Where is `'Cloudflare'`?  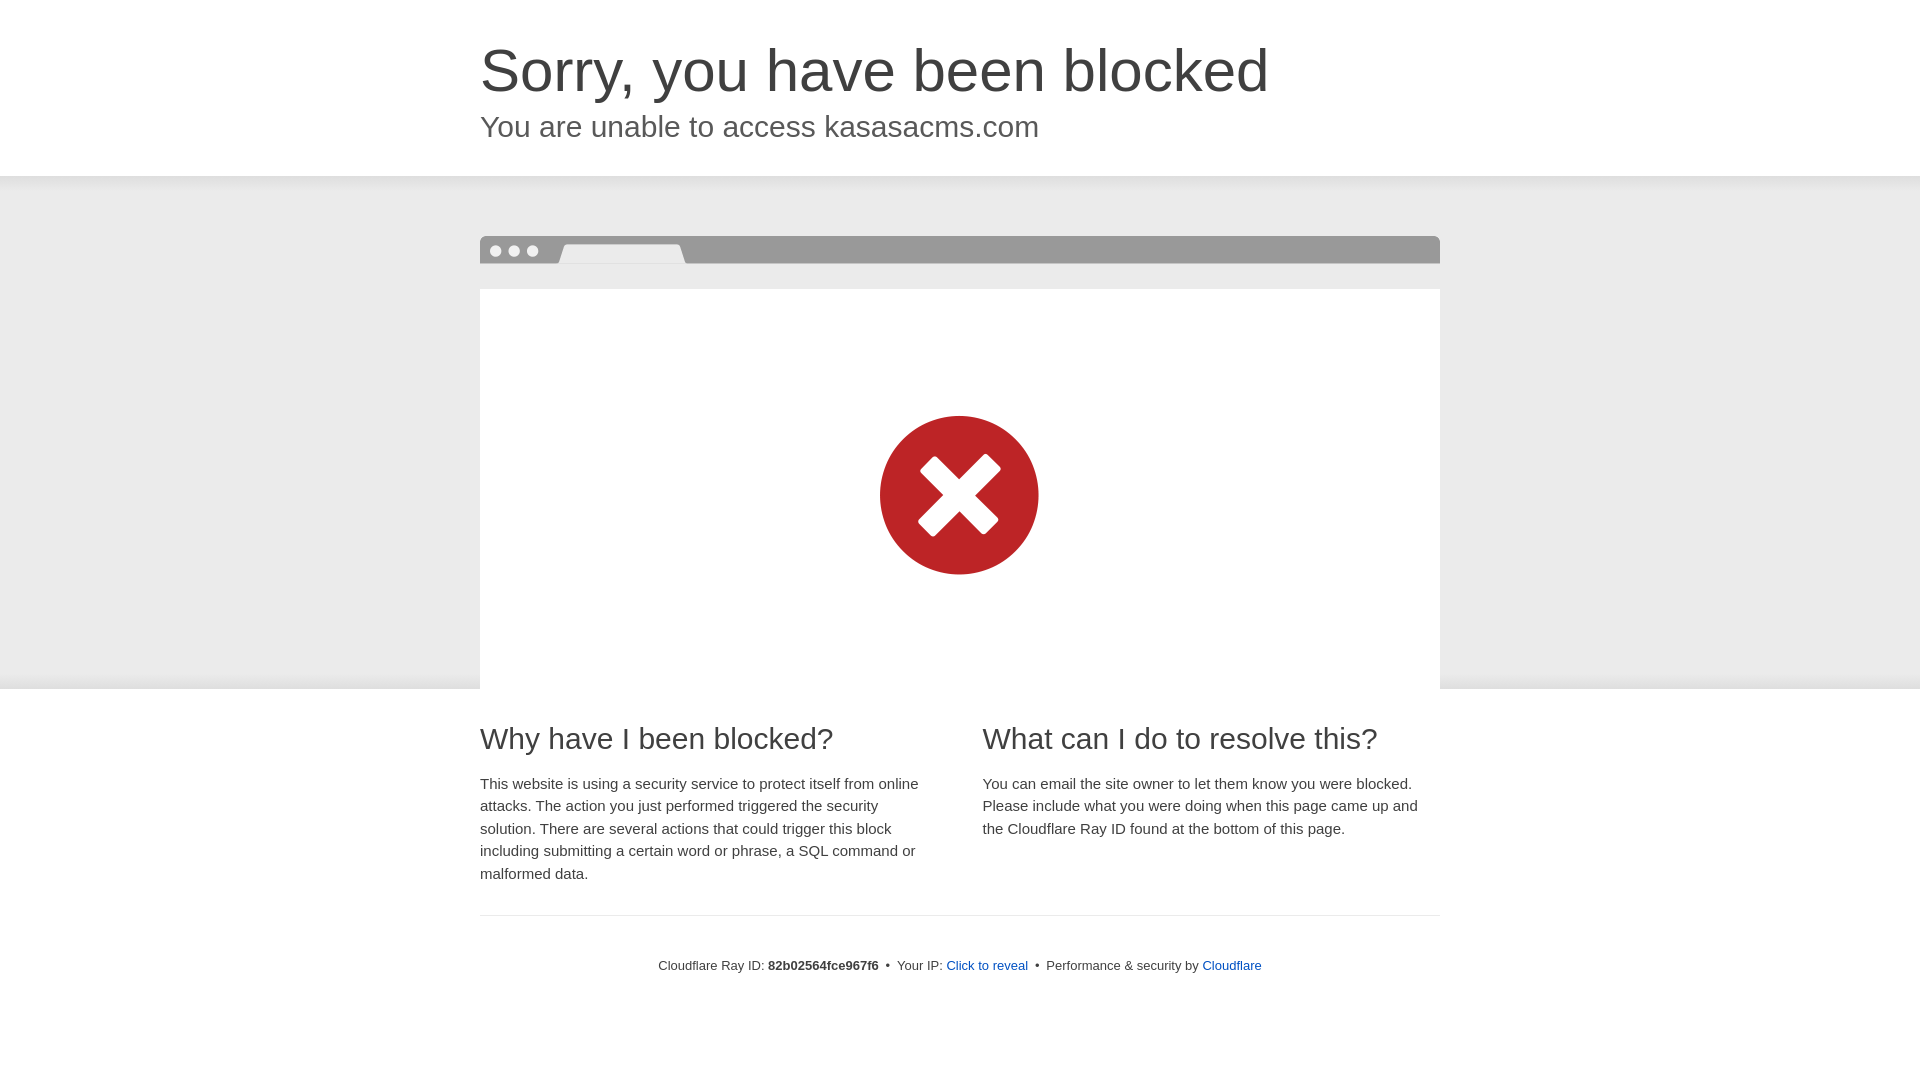 'Cloudflare' is located at coordinates (1230, 964).